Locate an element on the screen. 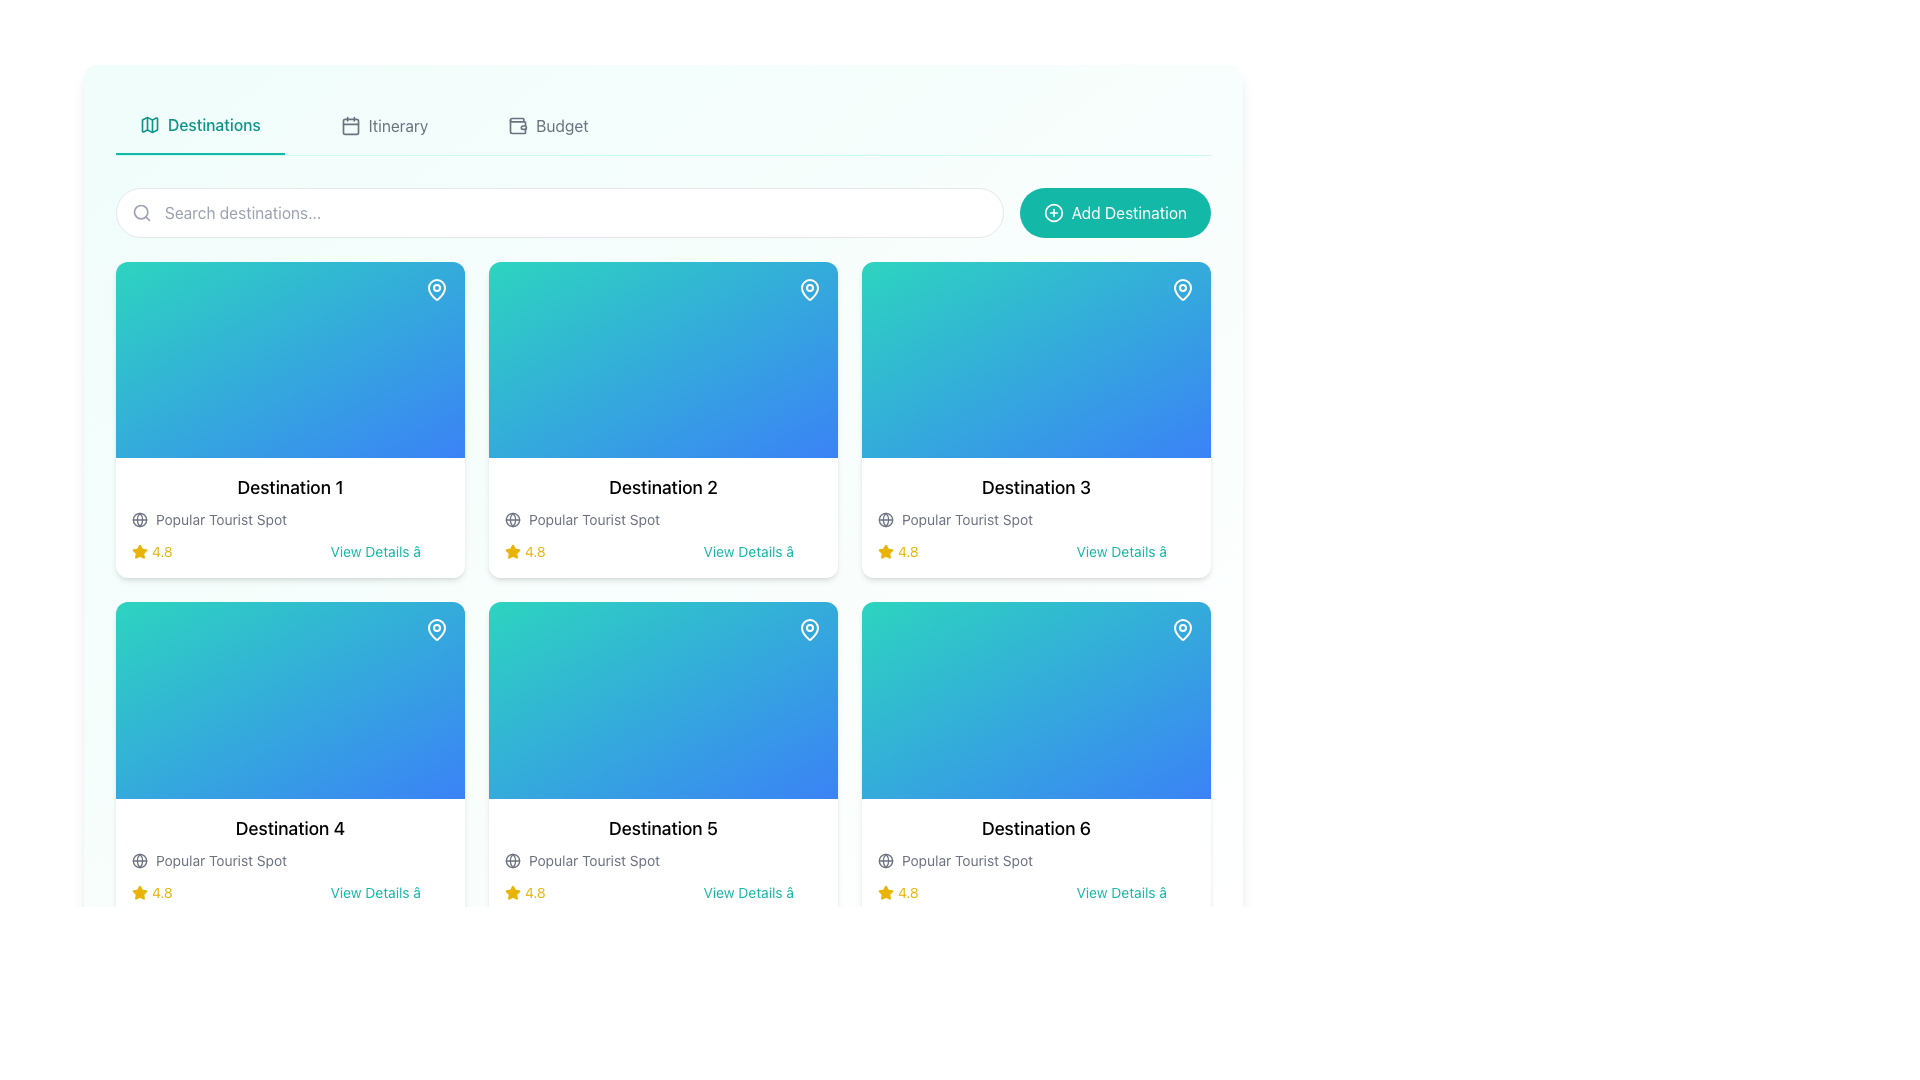  the text display showing the value '4.8' styled in yellow, which is positioned next to a yellow star icon in the card for 'Destination 3' is located at coordinates (897, 552).